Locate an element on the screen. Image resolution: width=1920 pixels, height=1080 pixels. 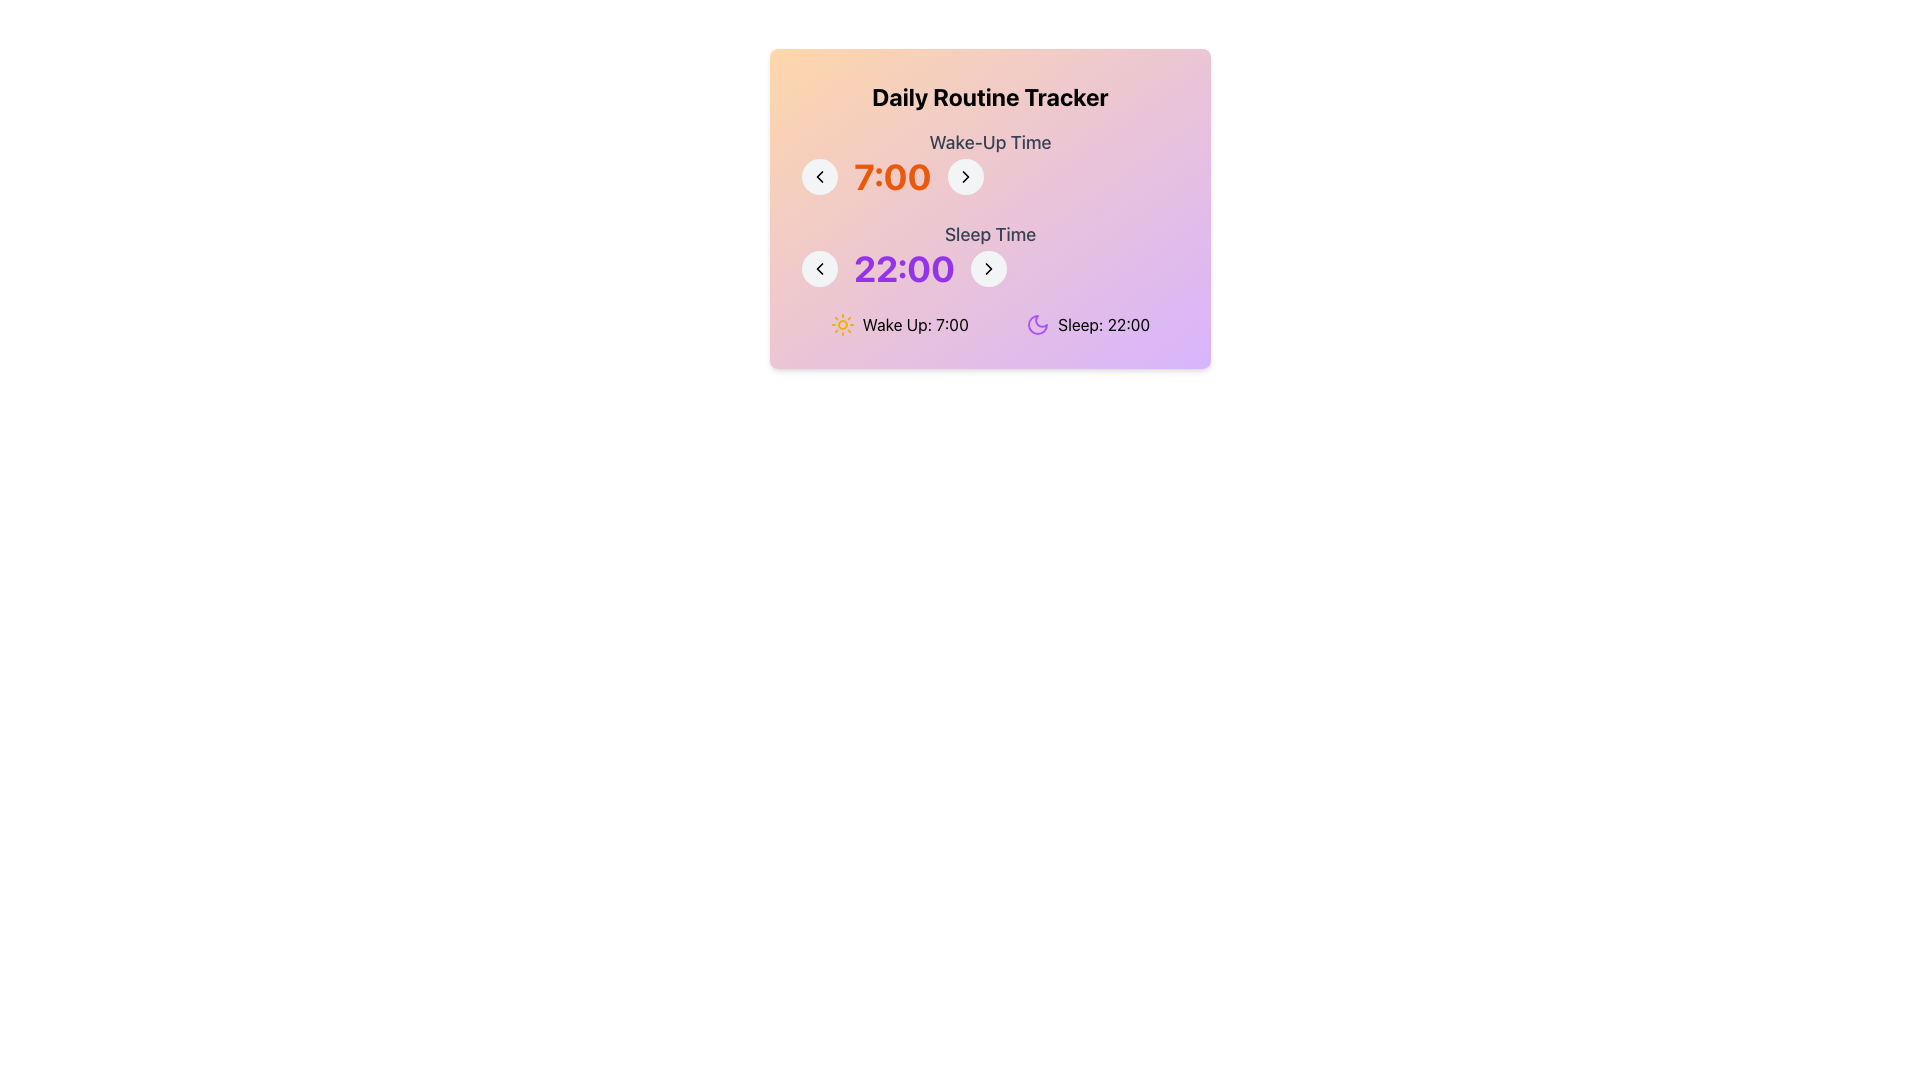
the arrow icon located in the second row of the routine tracker card, directly to the left of the time '22:00' for 'Sleep Time', to decrease the value is located at coordinates (820, 176).